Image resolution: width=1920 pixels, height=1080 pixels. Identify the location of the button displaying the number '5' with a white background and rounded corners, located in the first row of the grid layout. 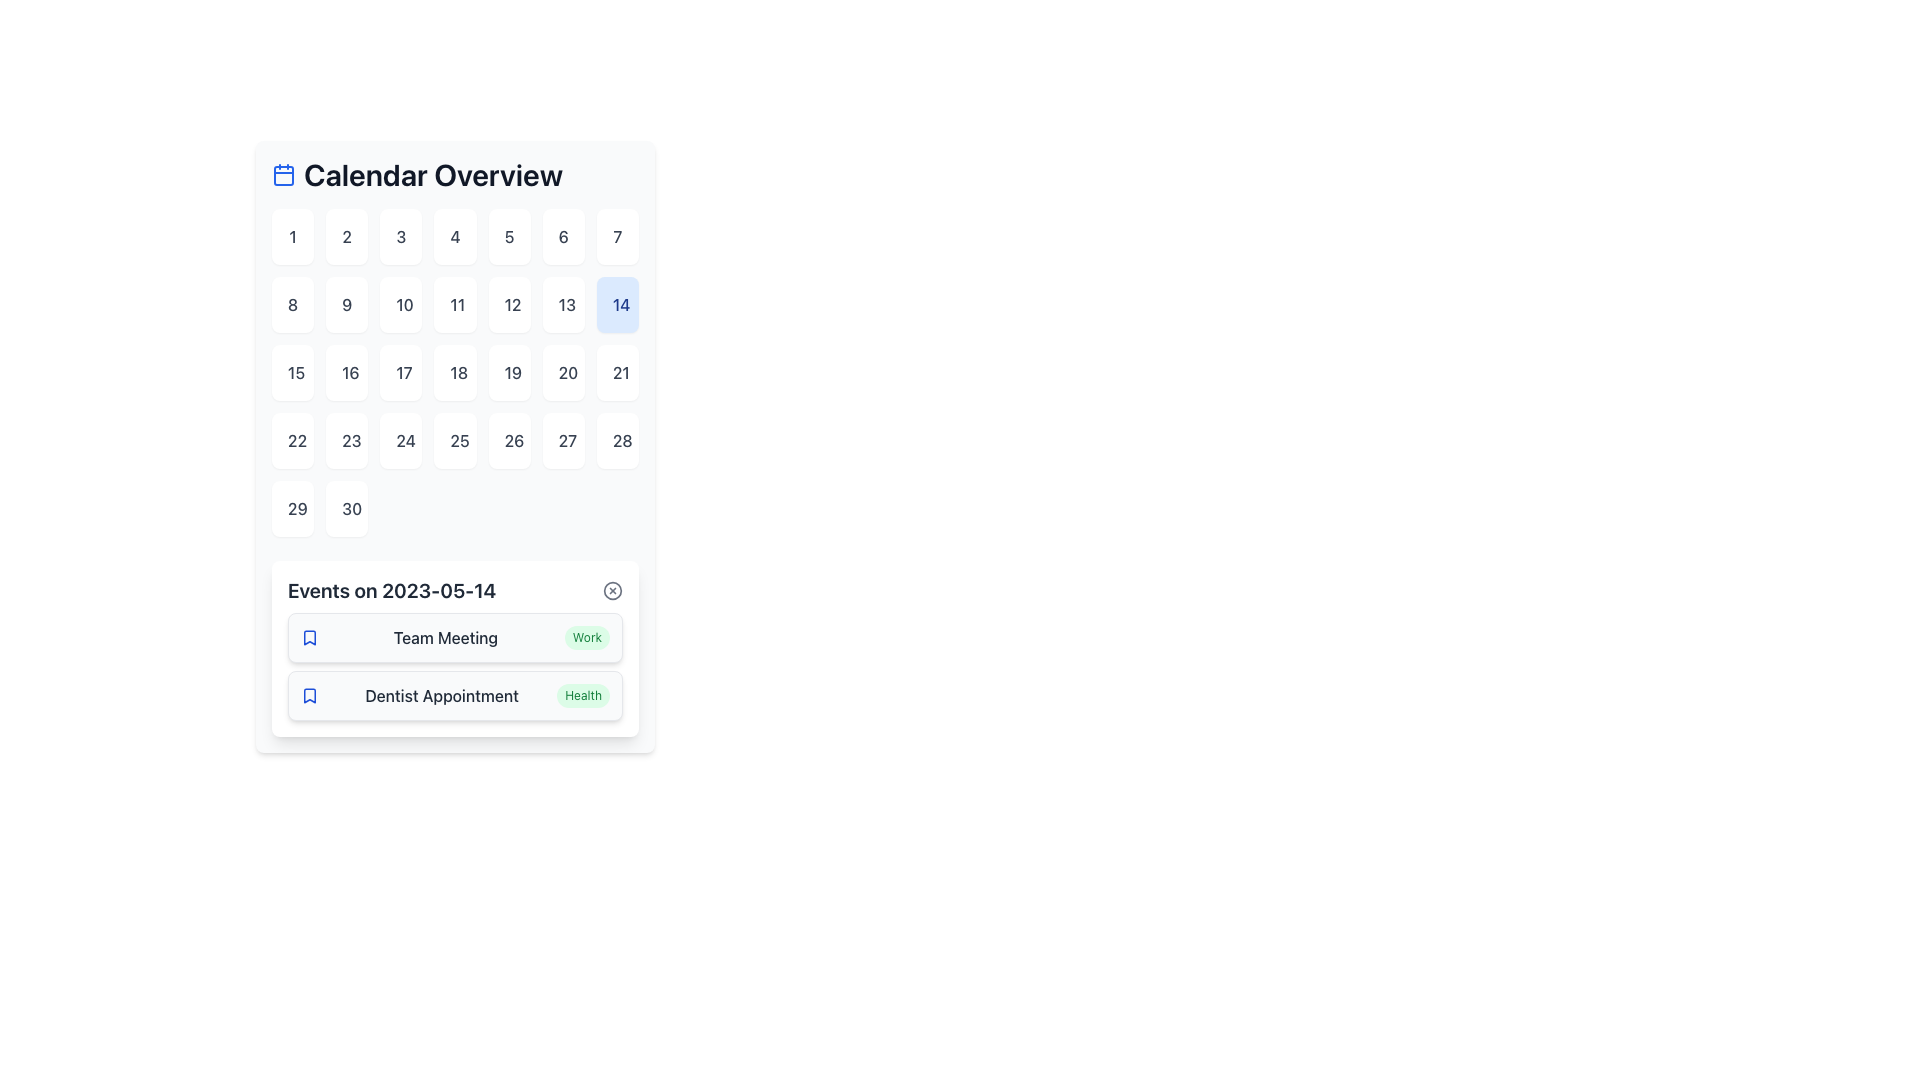
(509, 235).